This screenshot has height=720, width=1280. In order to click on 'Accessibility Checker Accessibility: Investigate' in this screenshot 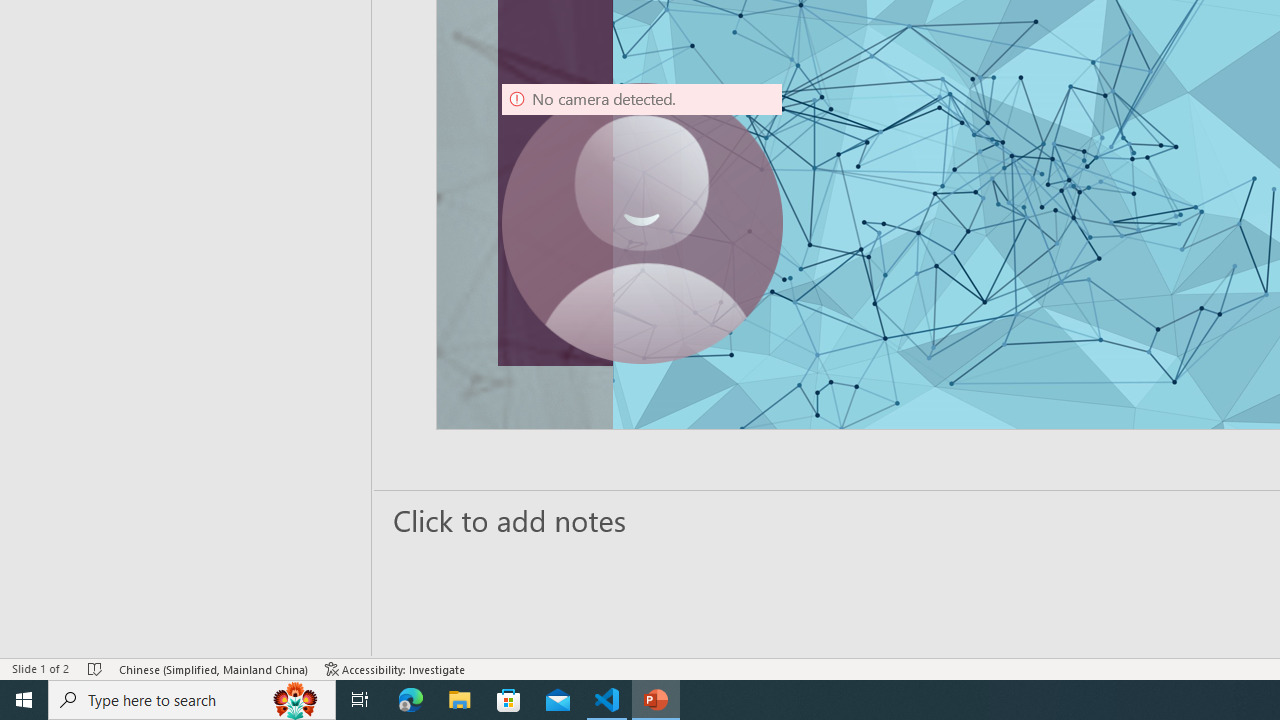, I will do `click(395, 669)`.